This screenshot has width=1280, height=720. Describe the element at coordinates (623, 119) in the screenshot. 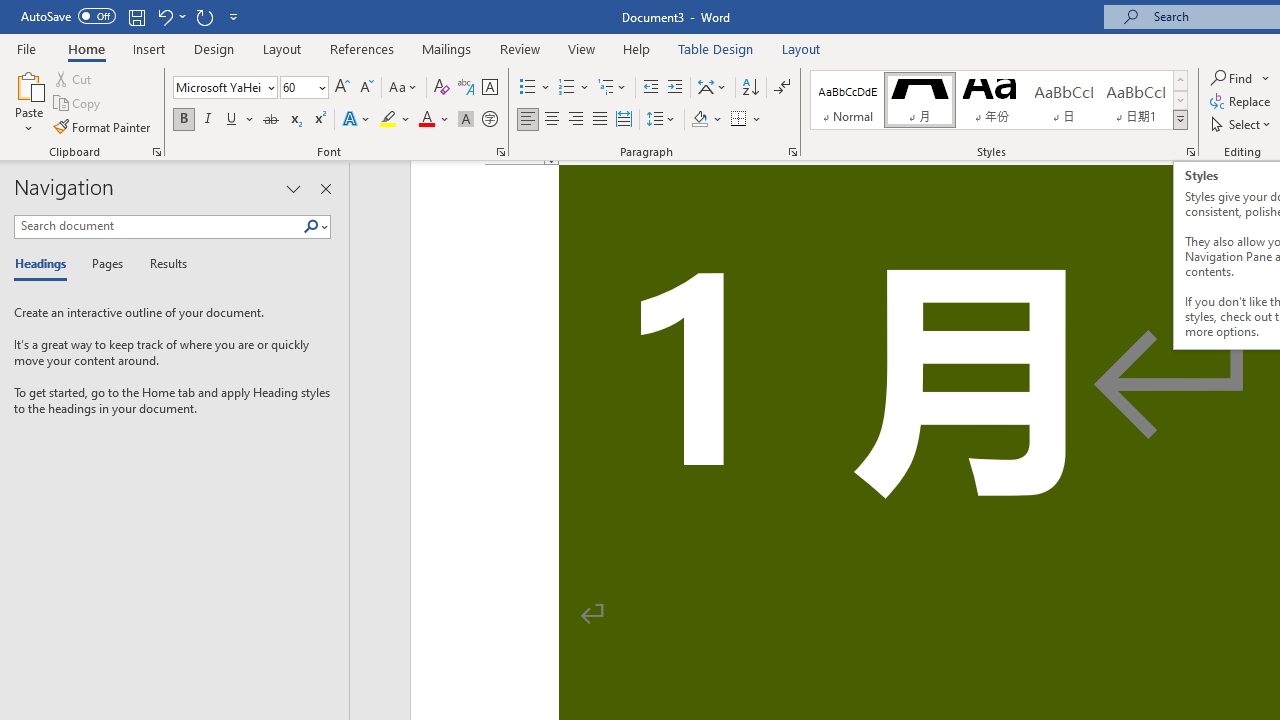

I see `'Distributed'` at that location.